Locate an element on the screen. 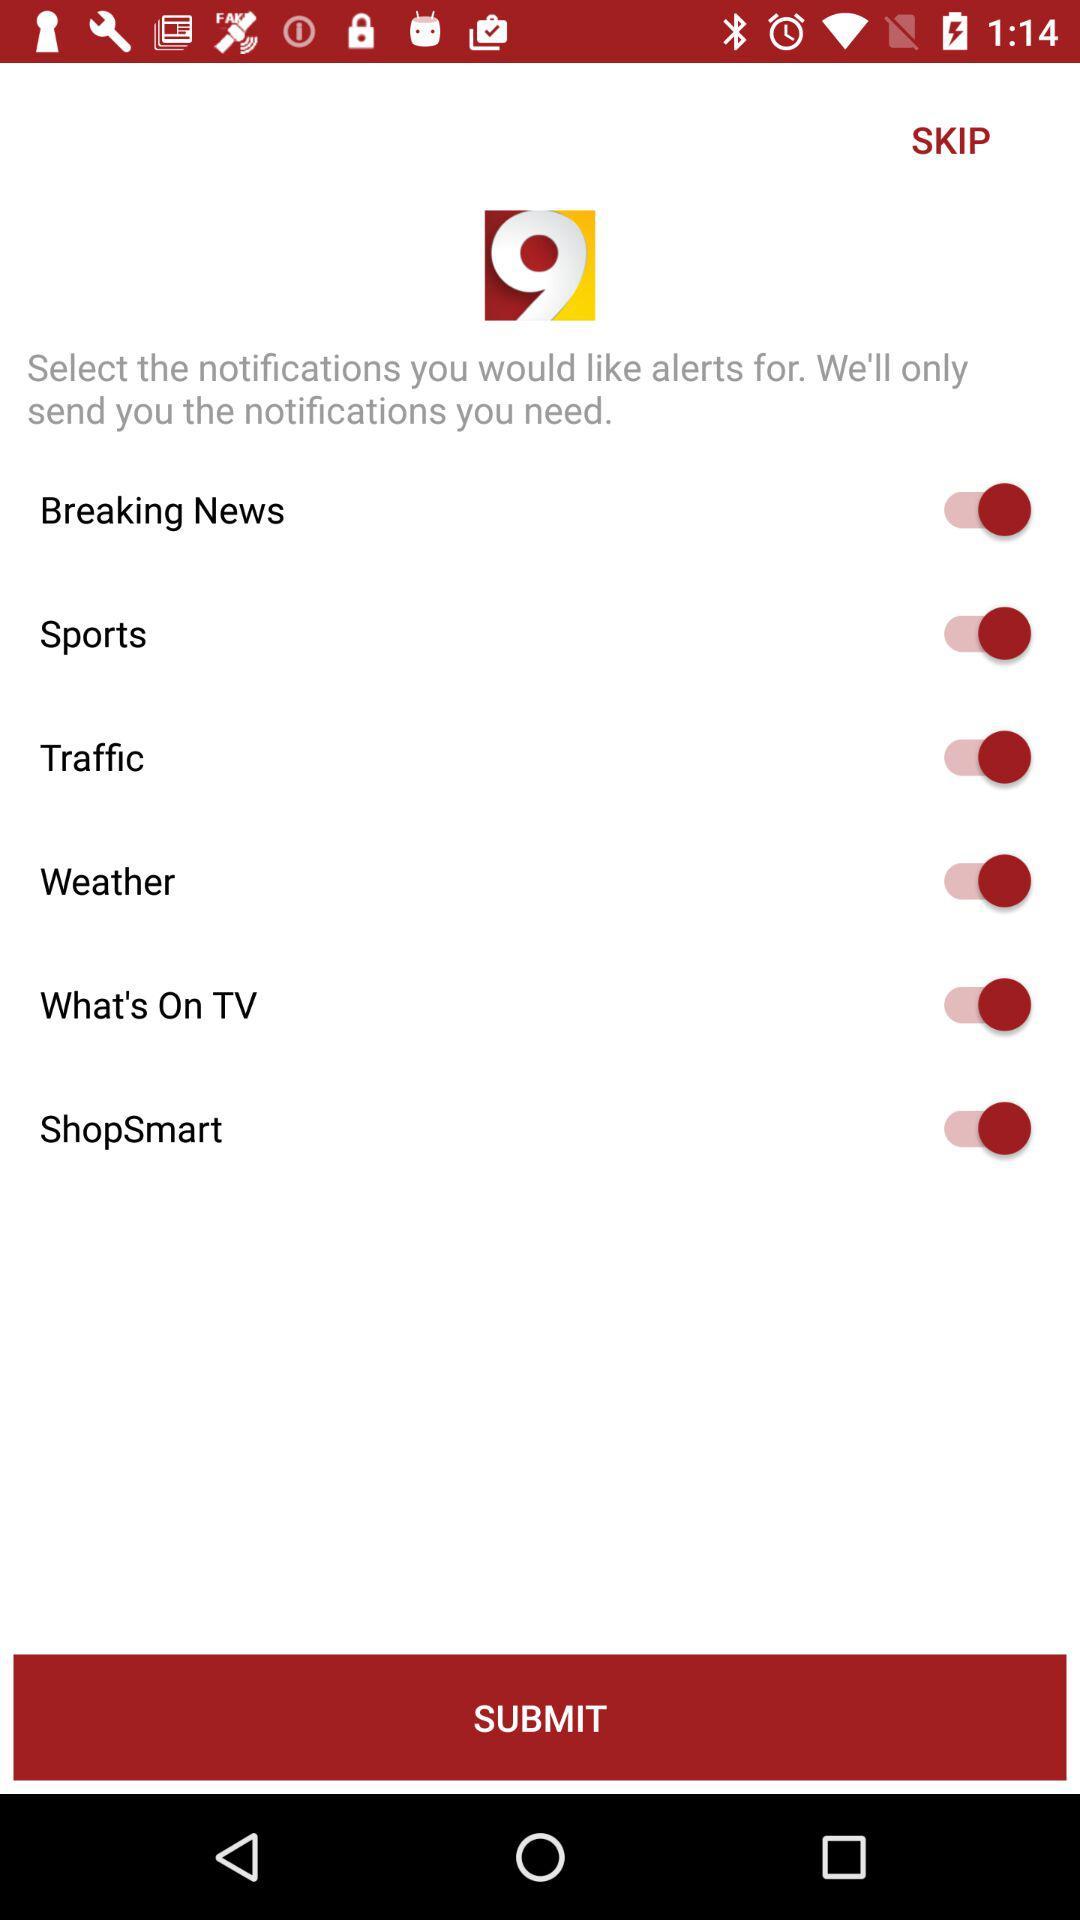 This screenshot has height=1920, width=1080. he can activate the simple voice command is located at coordinates (977, 756).